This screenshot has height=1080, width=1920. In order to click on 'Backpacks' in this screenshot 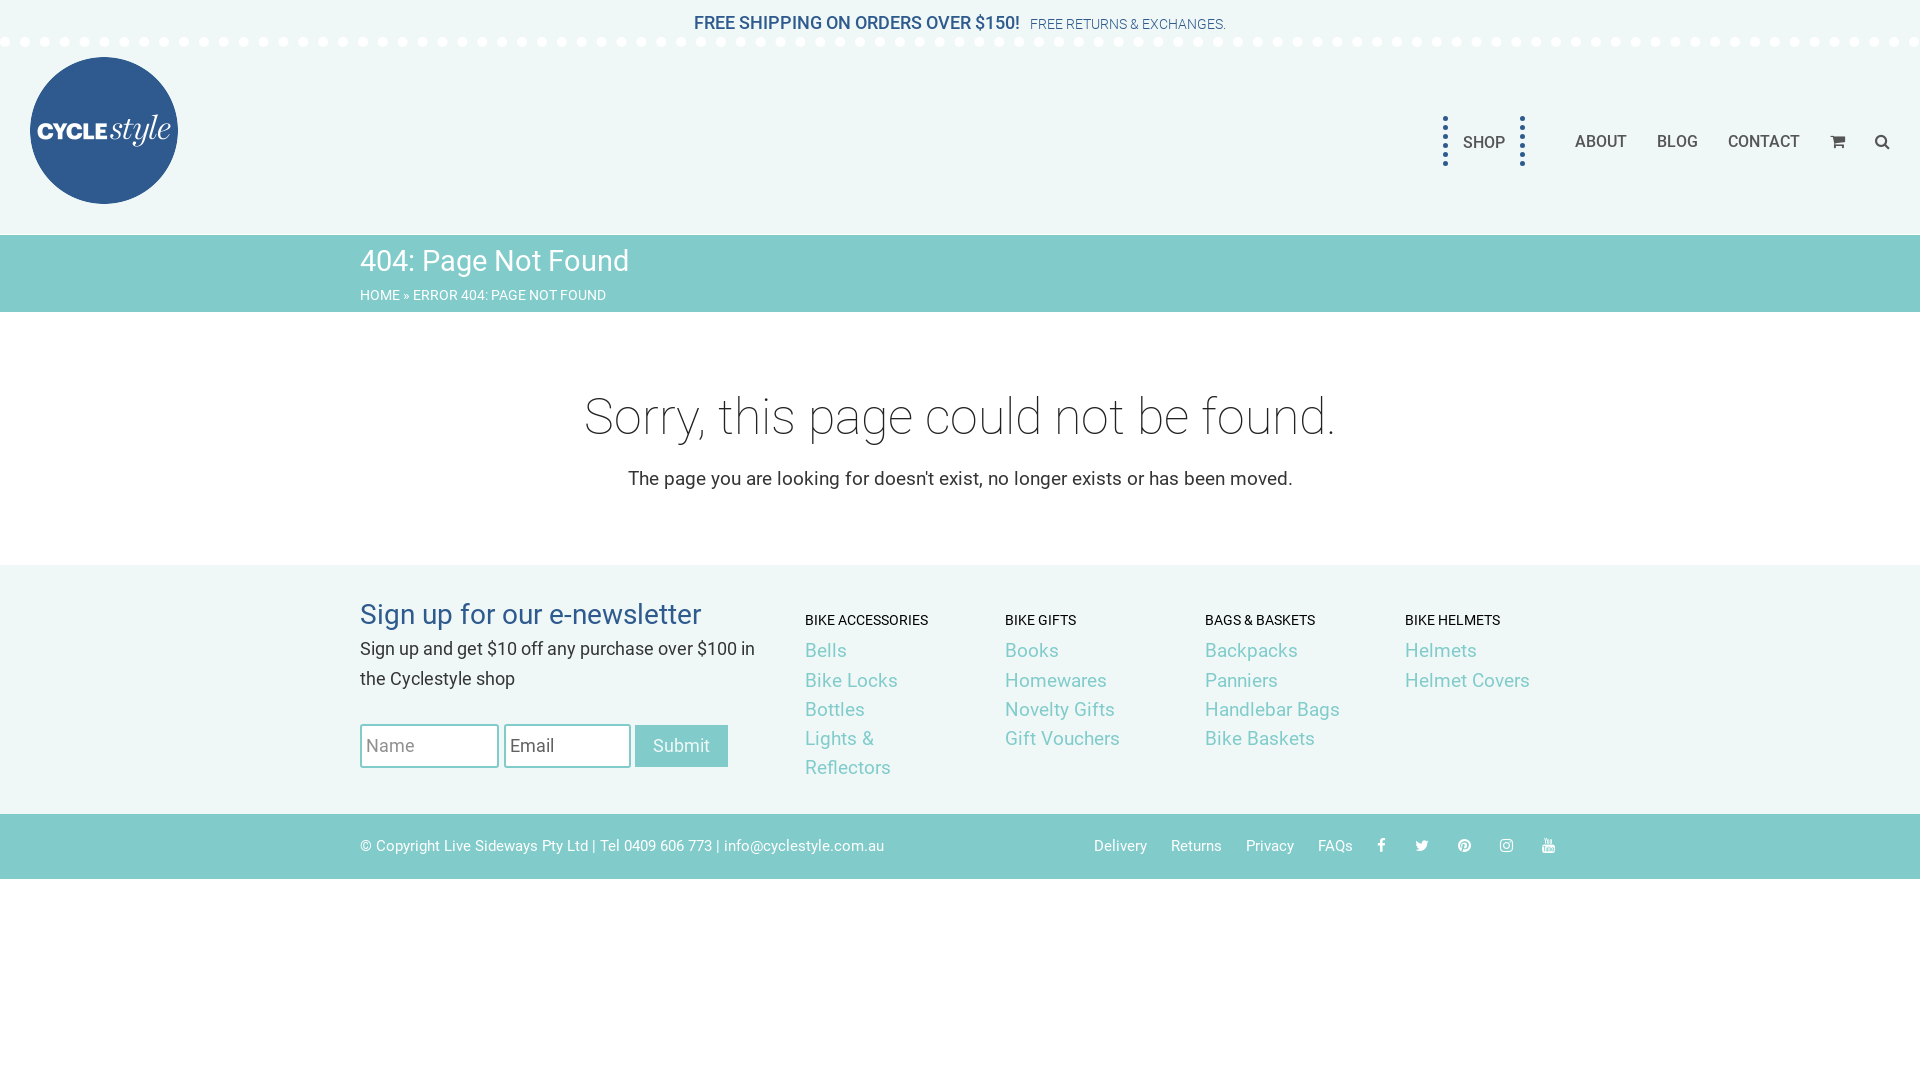, I will do `click(1203, 650)`.